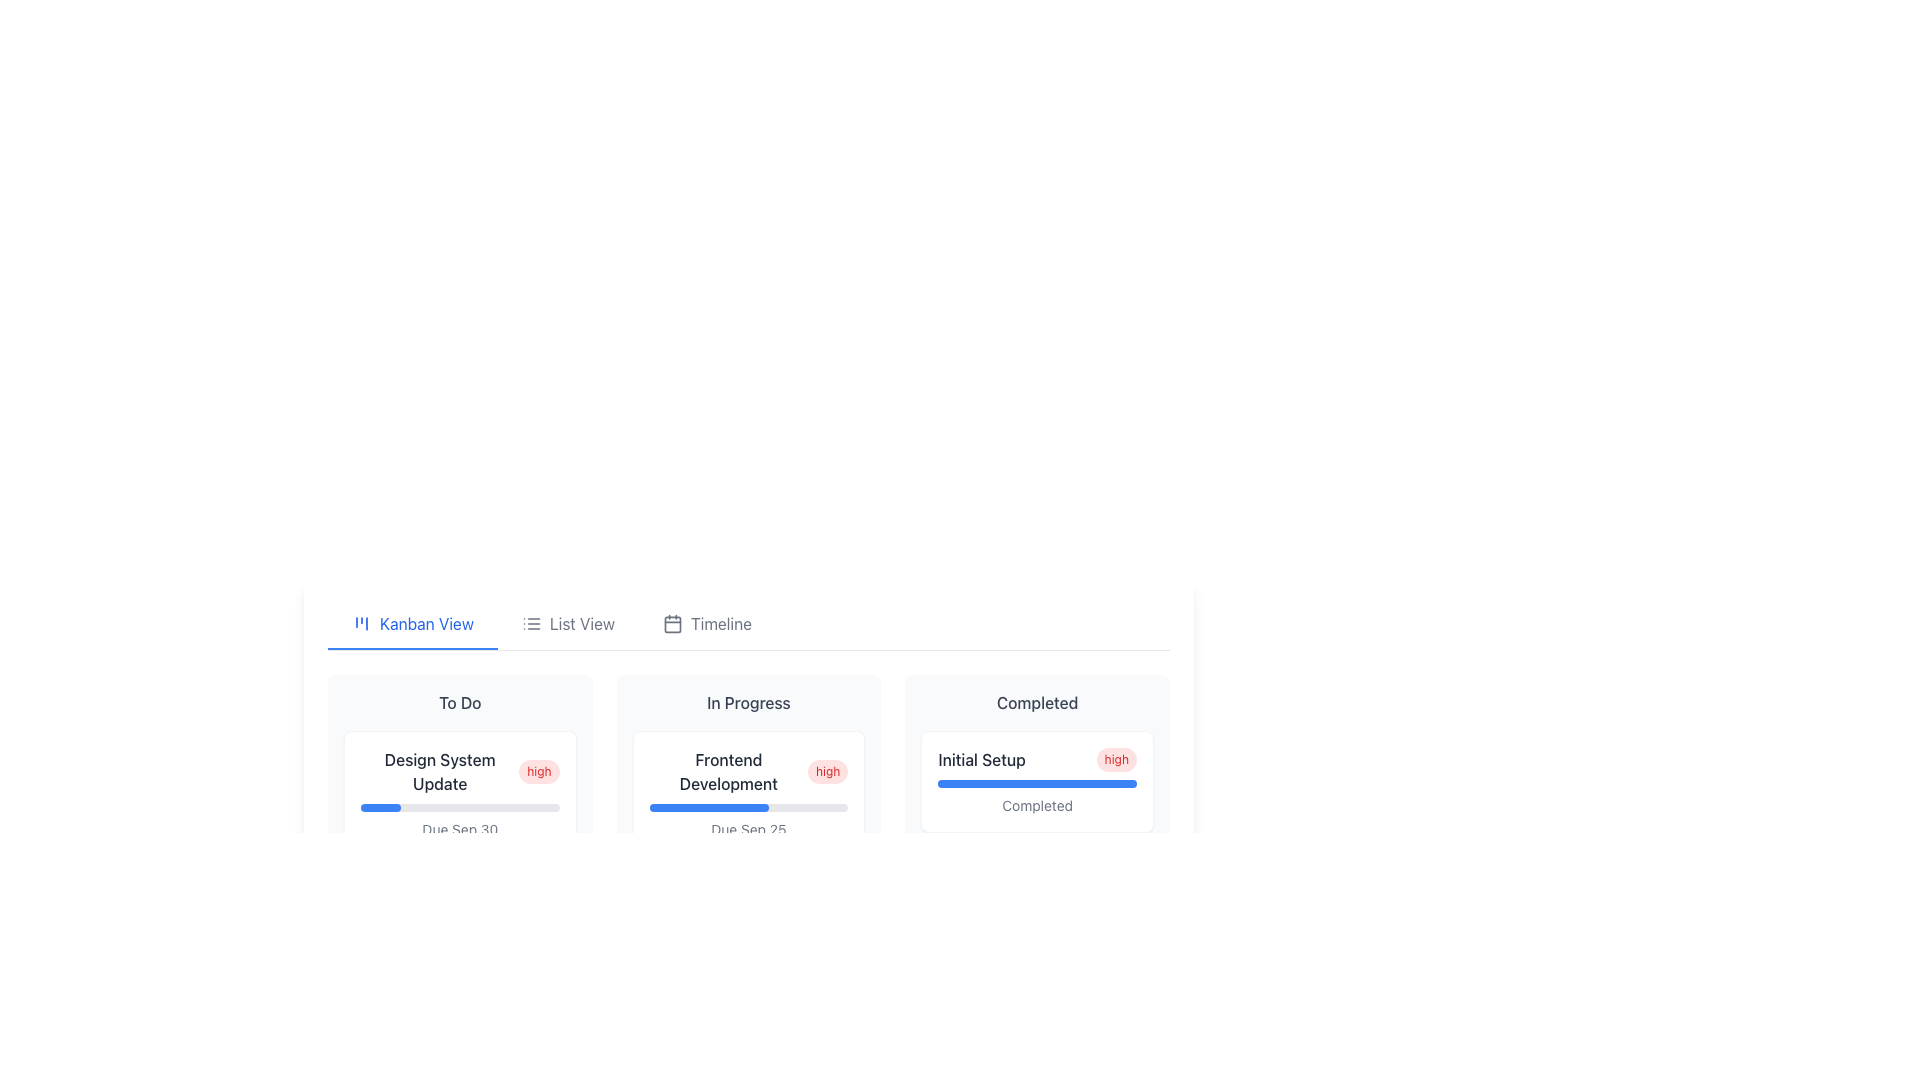 The image size is (1920, 1080). What do you see at coordinates (567, 623) in the screenshot?
I see `the second tab button that switches the content display to a list view format, located between 'Kanban View' and 'Timeline', to change its color` at bounding box center [567, 623].